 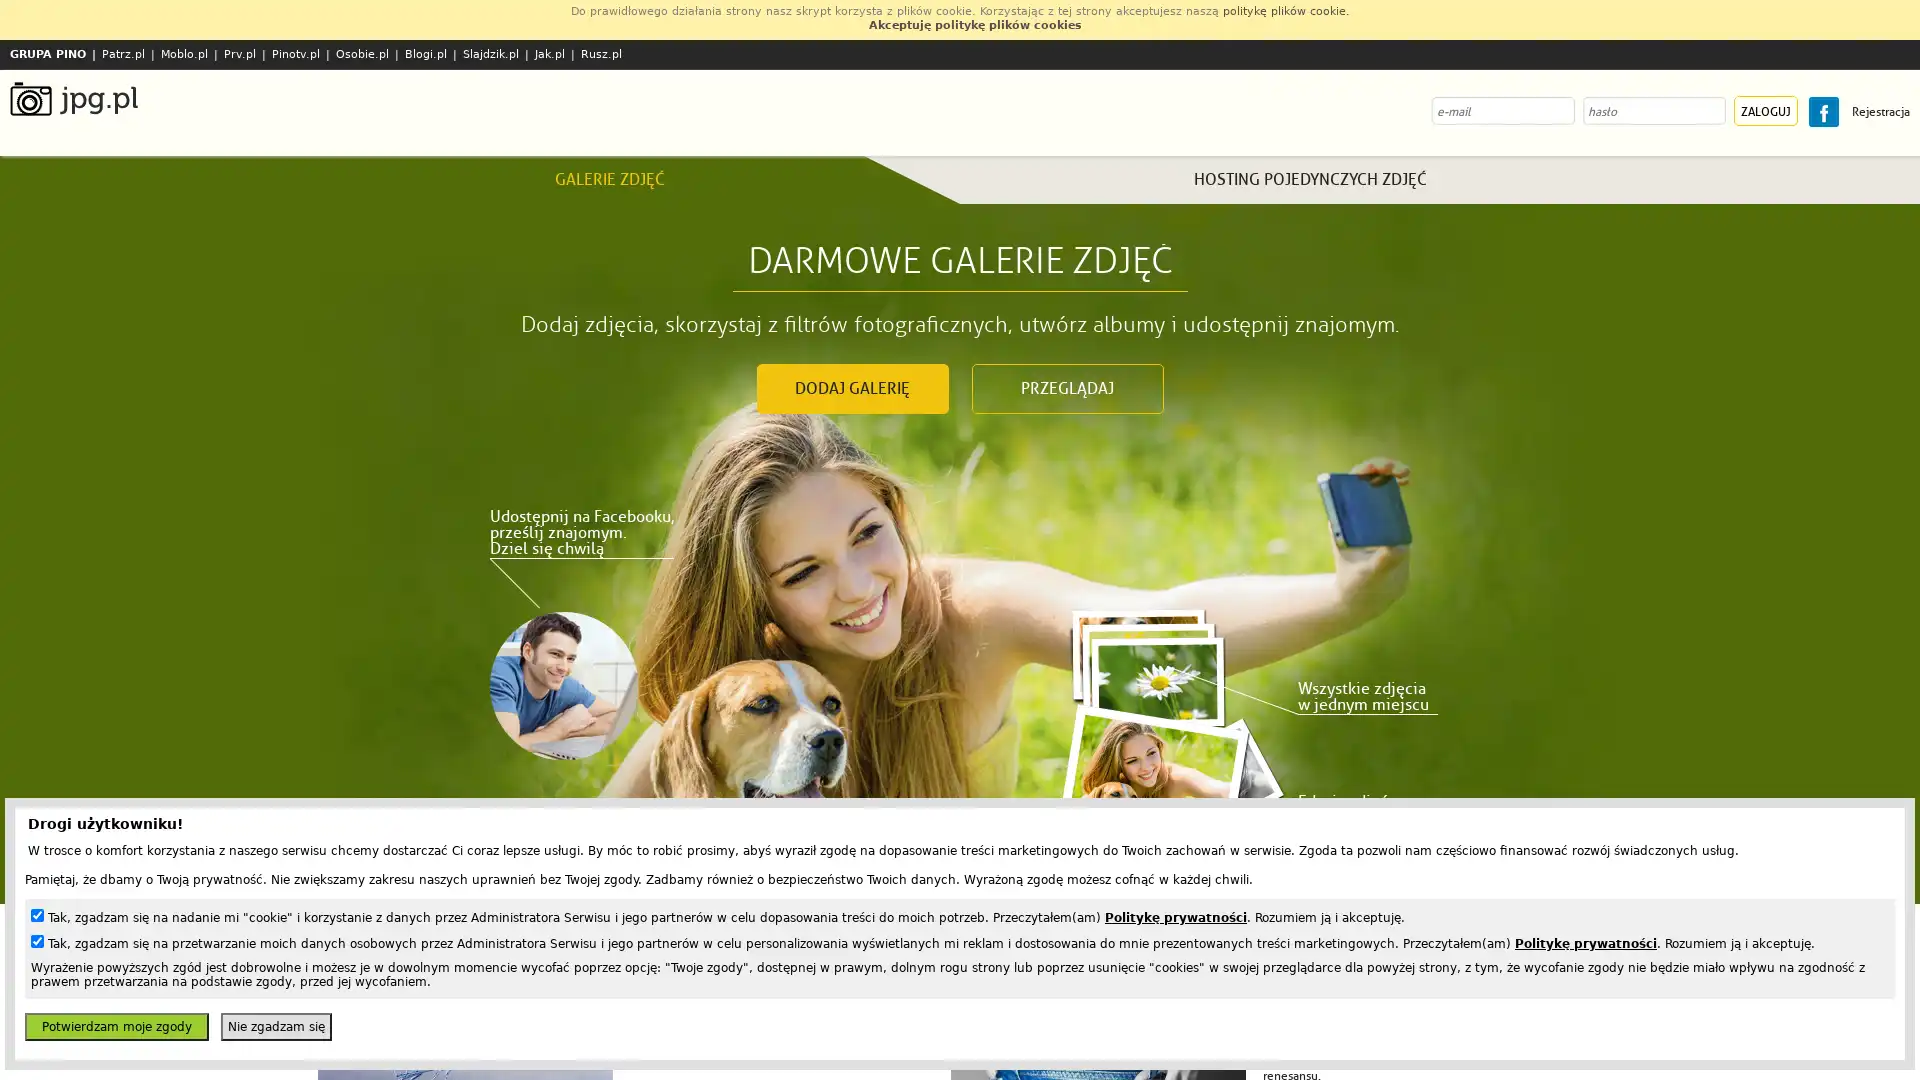 What do you see at coordinates (115, 1026) in the screenshot?
I see `Potwierdzam moje zgody` at bounding box center [115, 1026].